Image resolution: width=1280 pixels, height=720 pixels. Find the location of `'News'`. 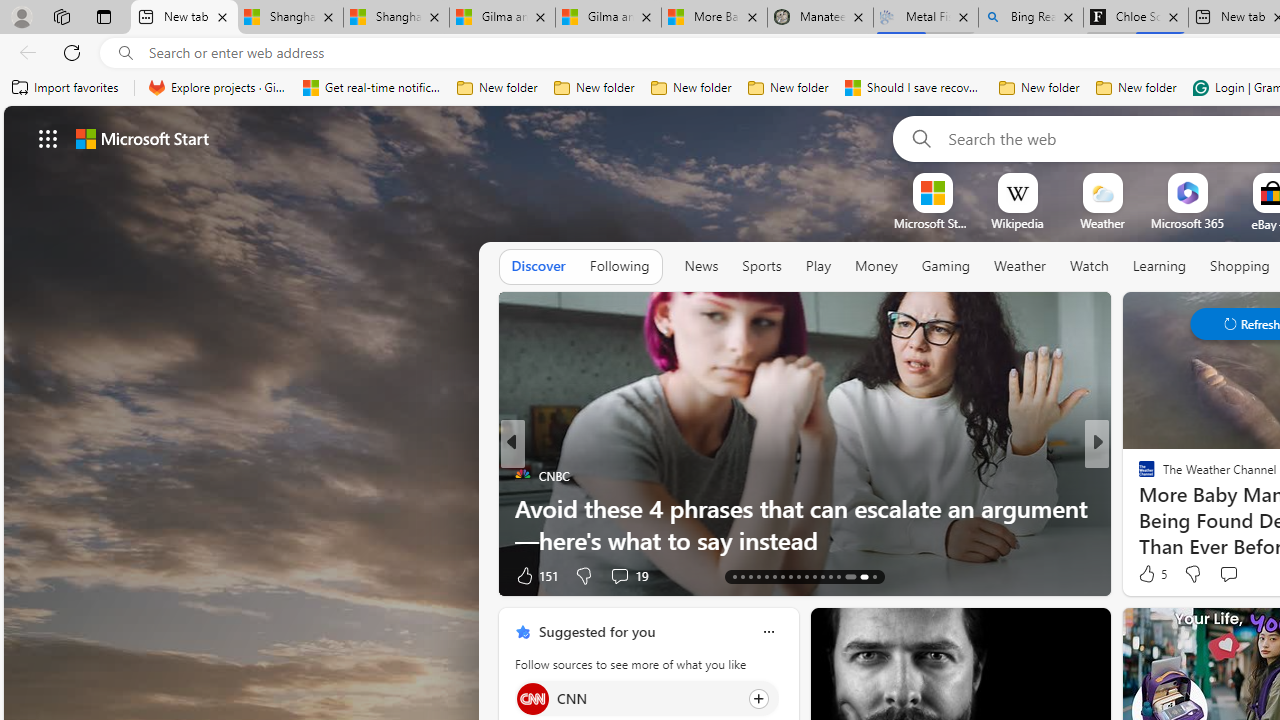

'News' is located at coordinates (701, 266).